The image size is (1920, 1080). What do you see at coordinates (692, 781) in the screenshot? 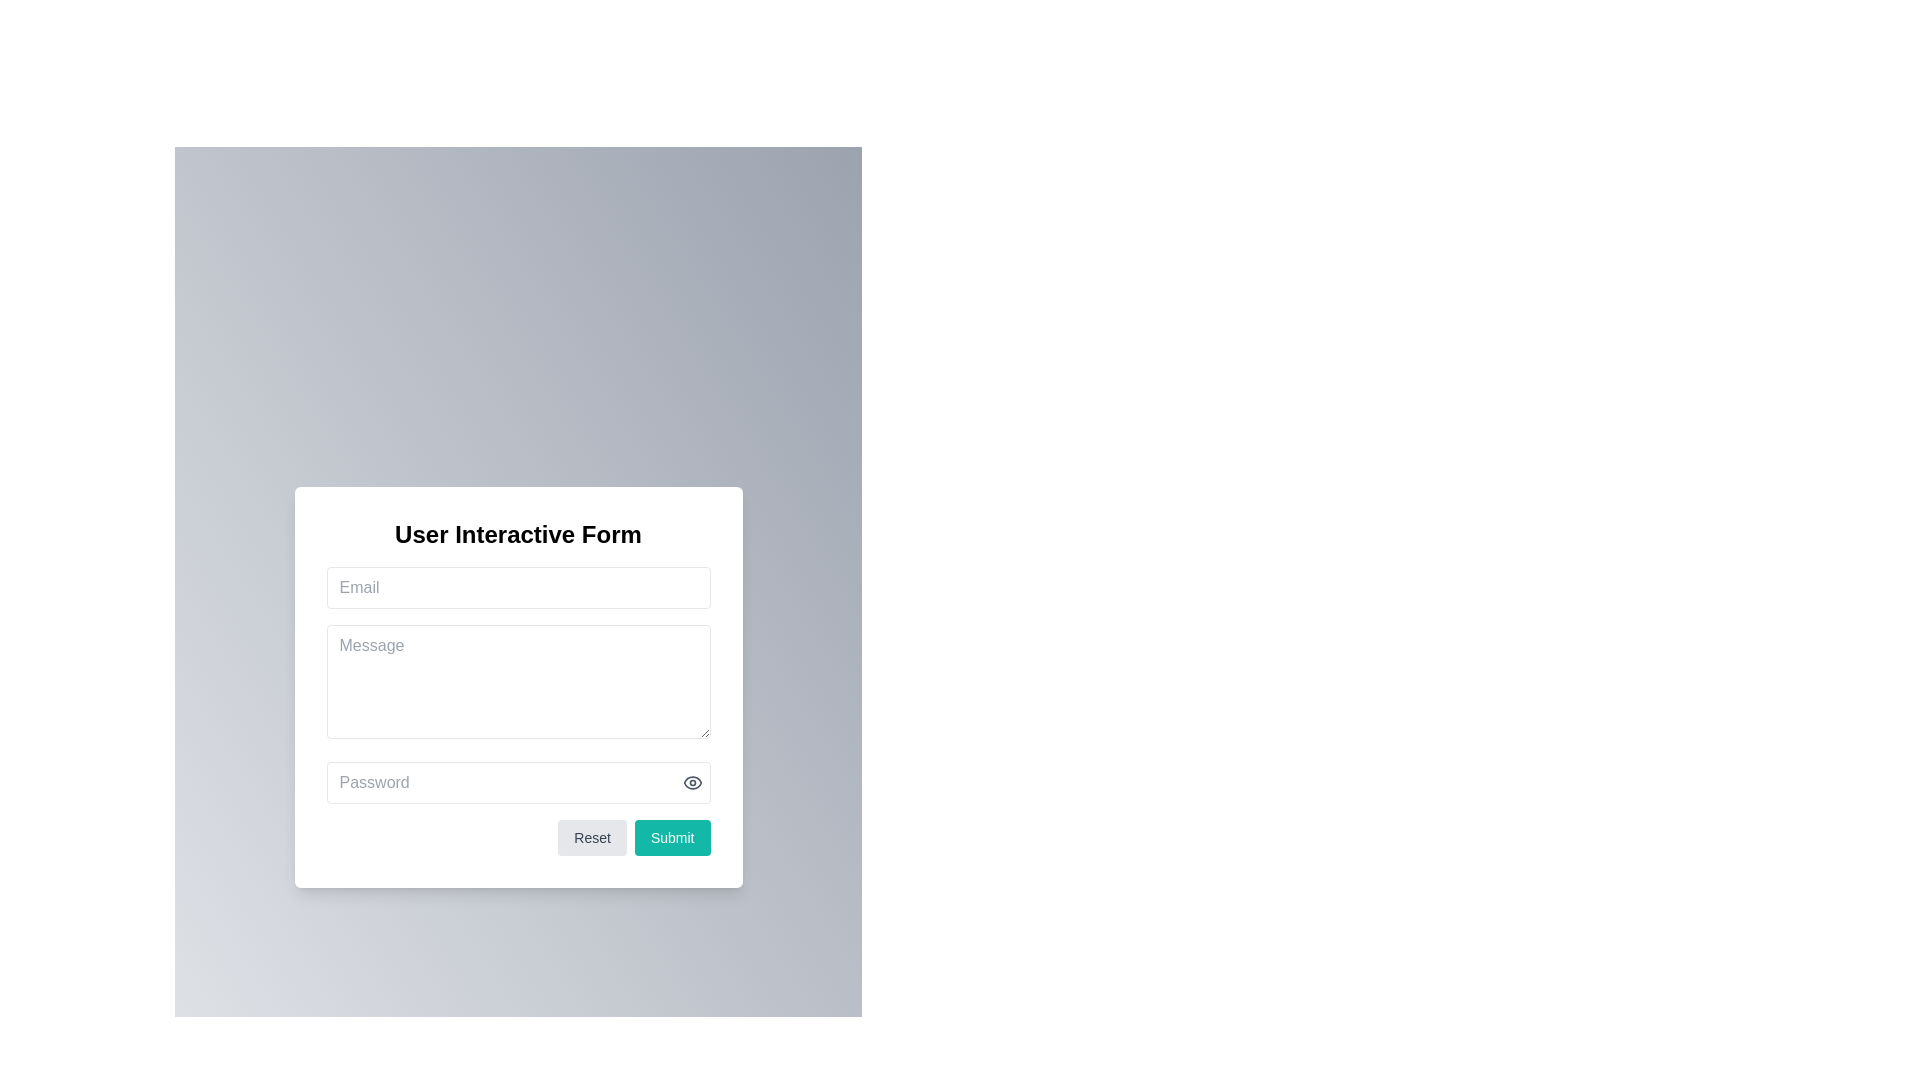
I see `the outline of the eye icon, which is part of the visibility-toggle feature for the password field, located adjacent to the password input field` at bounding box center [692, 781].